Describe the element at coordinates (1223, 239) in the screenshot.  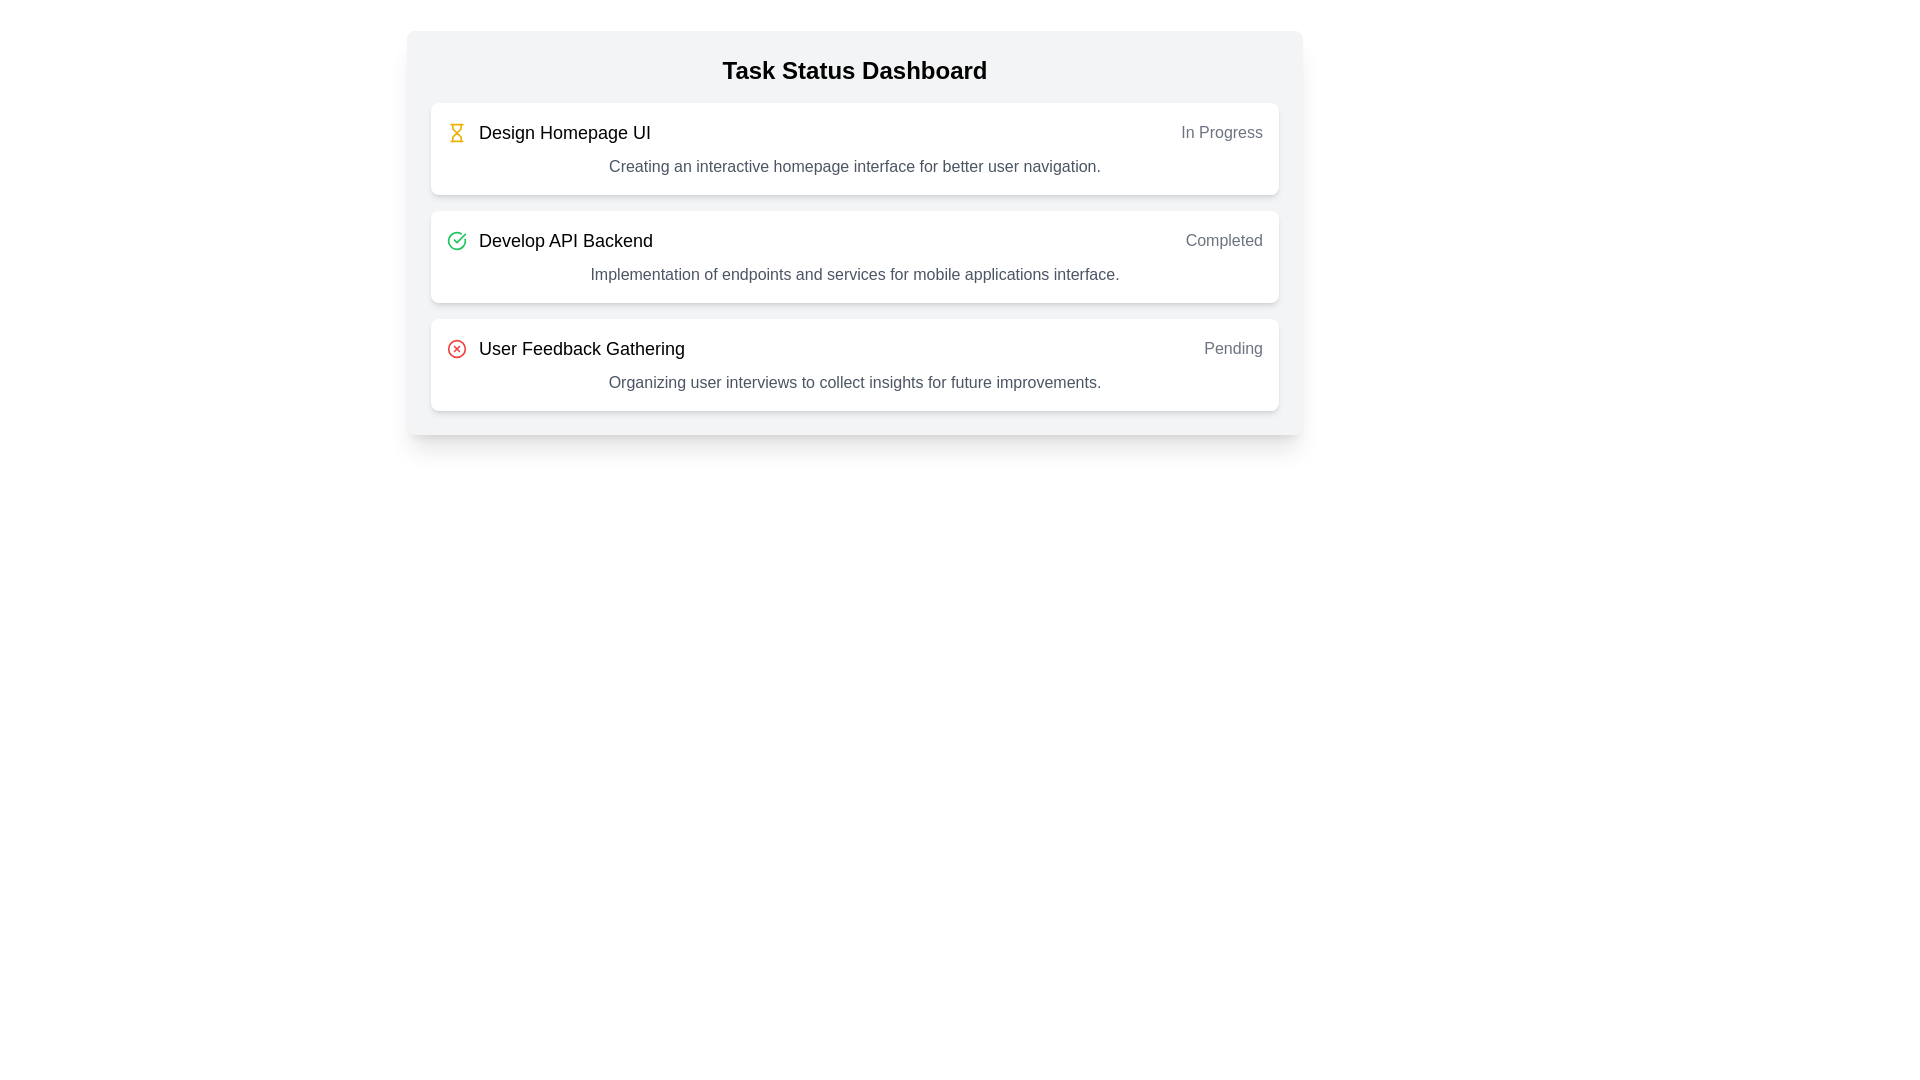
I see `the text label displaying 'Completed' in the task entry for 'Develop API Backend' in the task list card` at that location.